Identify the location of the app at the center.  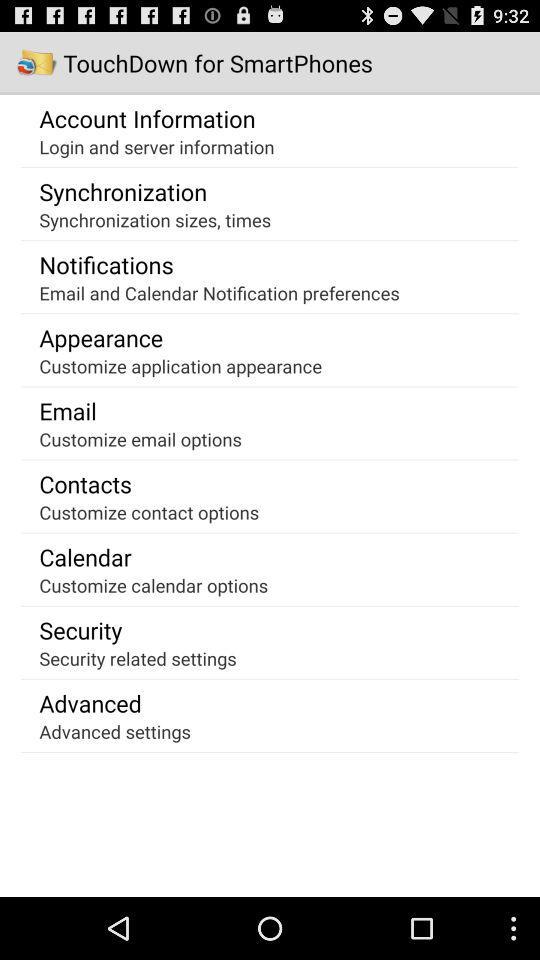
(180, 365).